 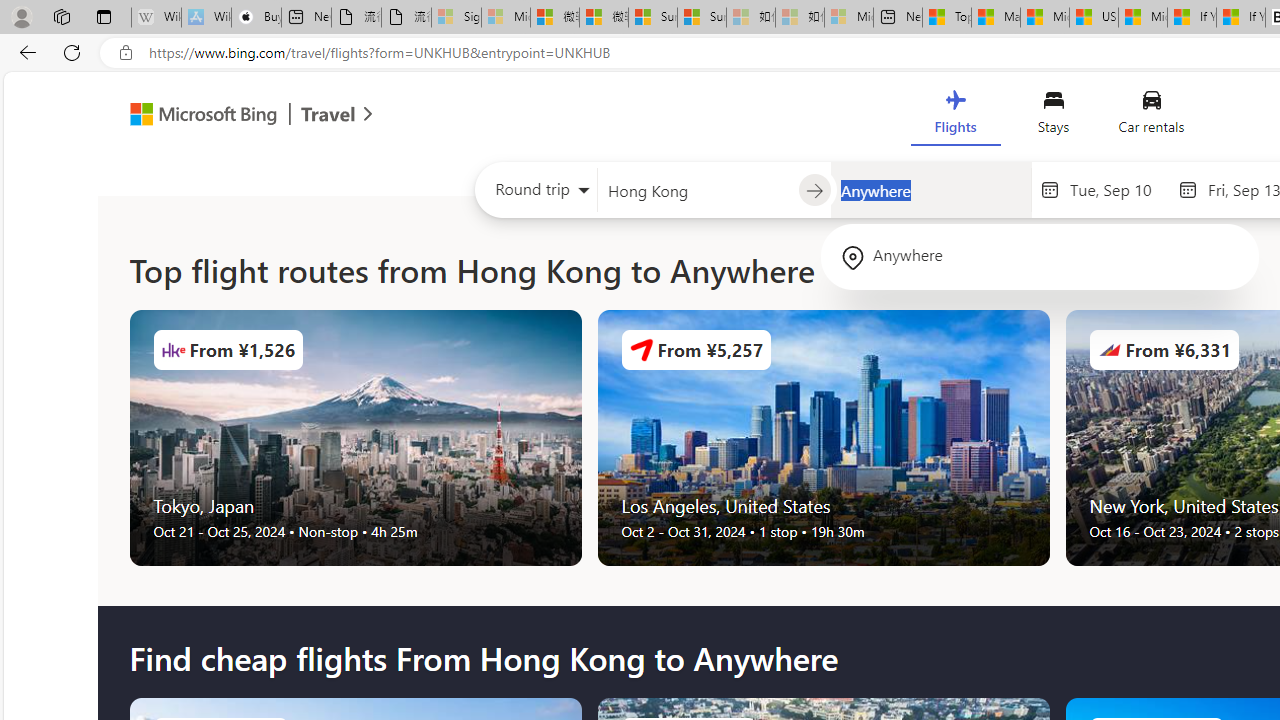 What do you see at coordinates (1040, 256) in the screenshot?
I see `'Anywhere'` at bounding box center [1040, 256].